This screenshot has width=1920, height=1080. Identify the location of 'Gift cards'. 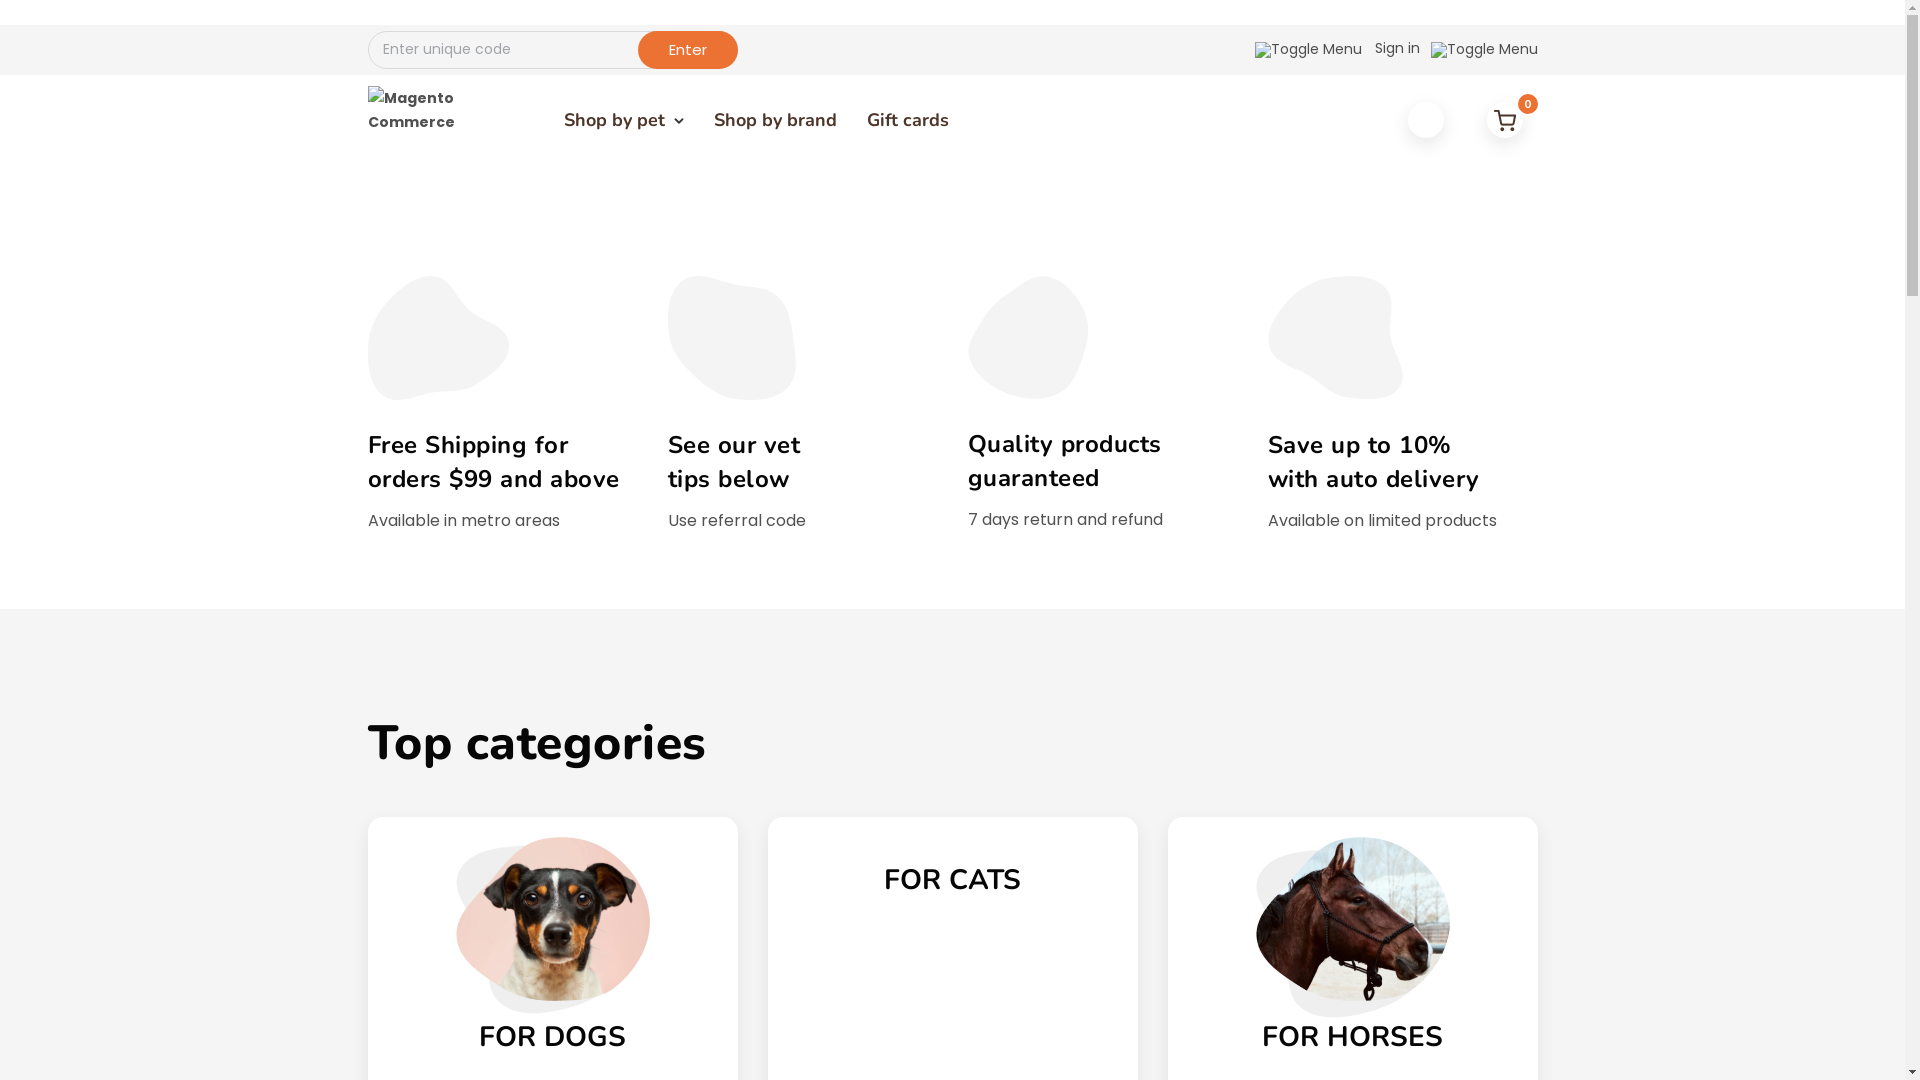
(906, 119).